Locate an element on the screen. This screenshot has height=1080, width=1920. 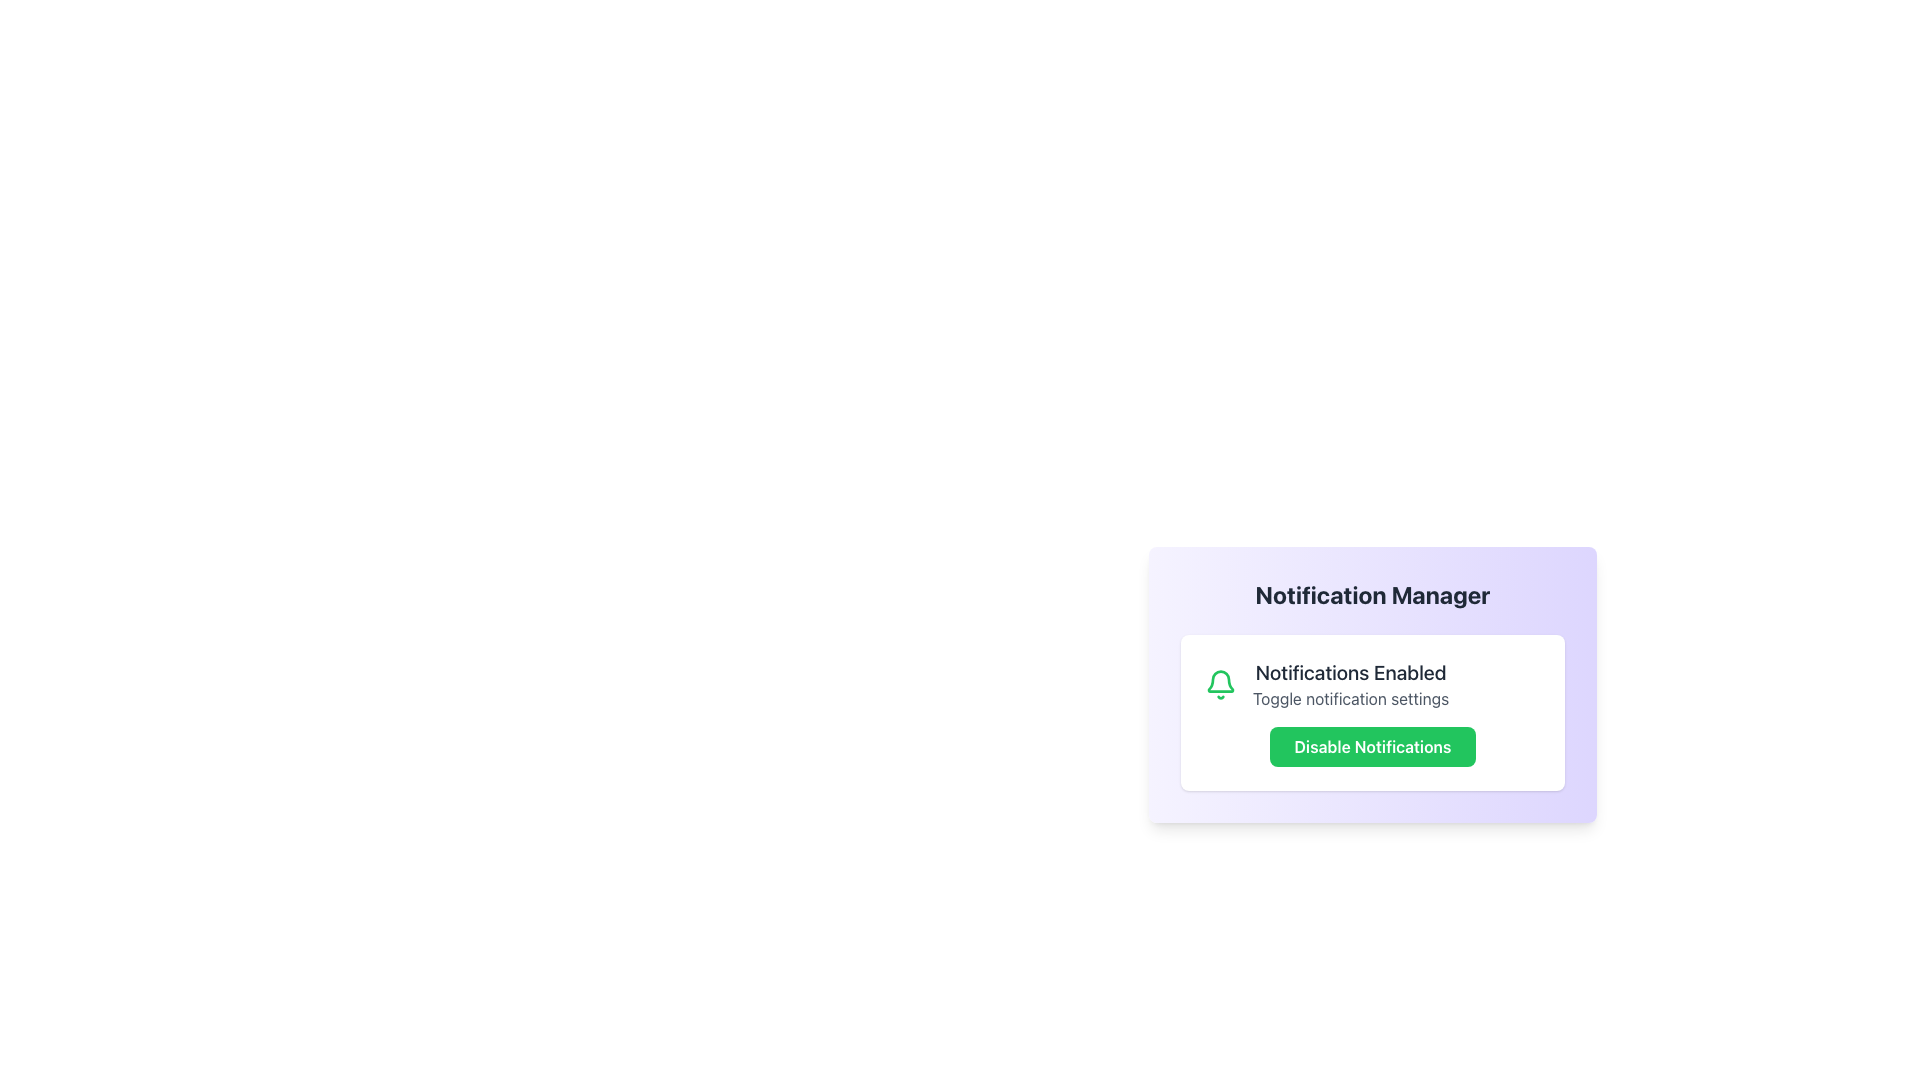
the button located at the bottom of the white card labeled 'Notifications Enabled' in the Notification Manager section is located at coordinates (1371, 747).